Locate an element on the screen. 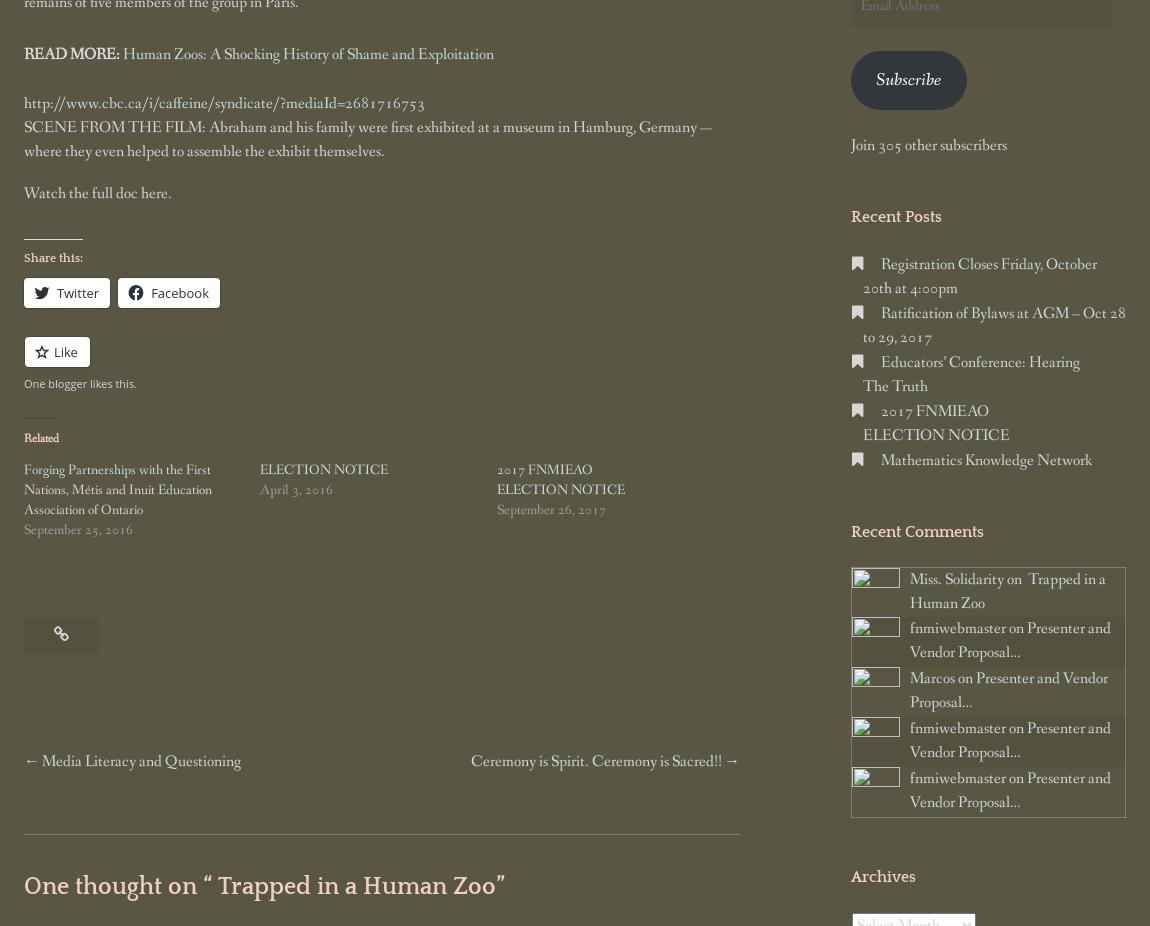 This screenshot has height=926, width=1150. 'Related' is located at coordinates (40, 439).